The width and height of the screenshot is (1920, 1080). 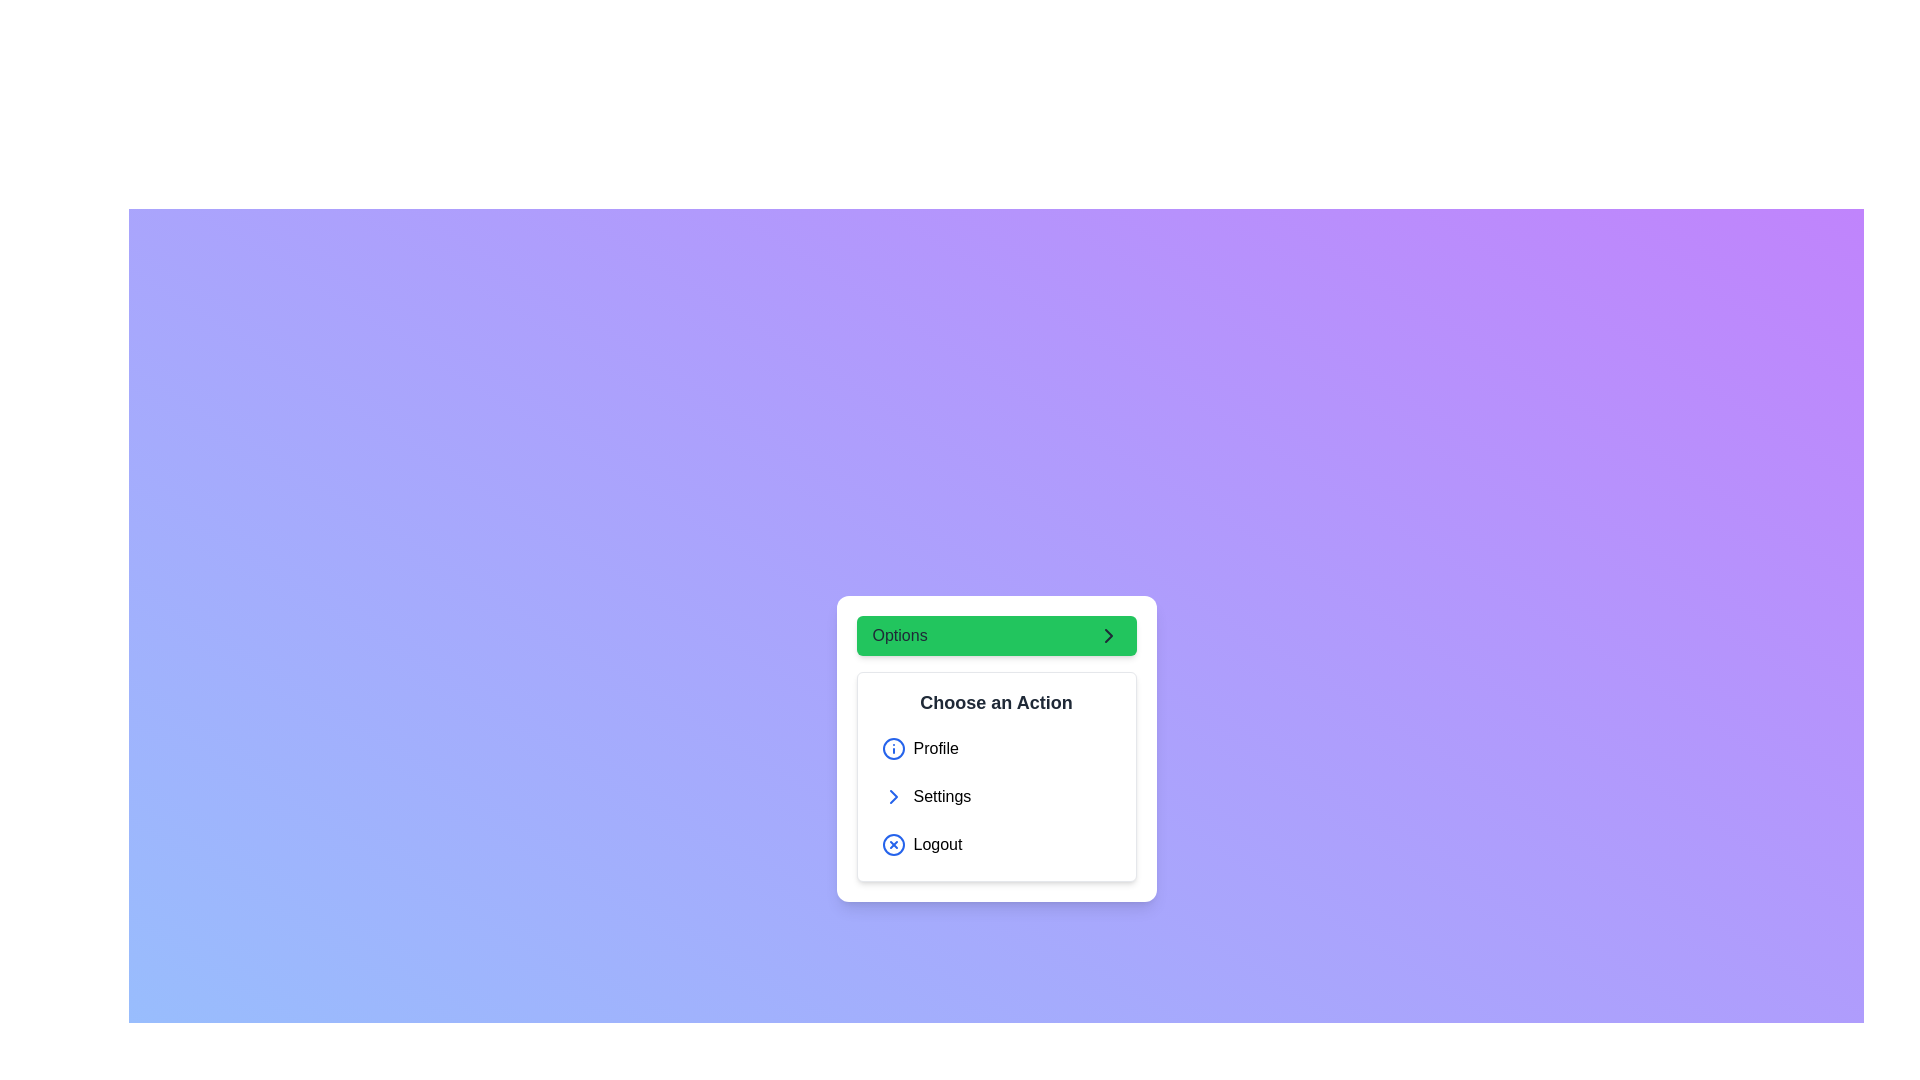 I want to click on the second button in the vertical list of menu options within the rounded white card, so click(x=996, y=796).